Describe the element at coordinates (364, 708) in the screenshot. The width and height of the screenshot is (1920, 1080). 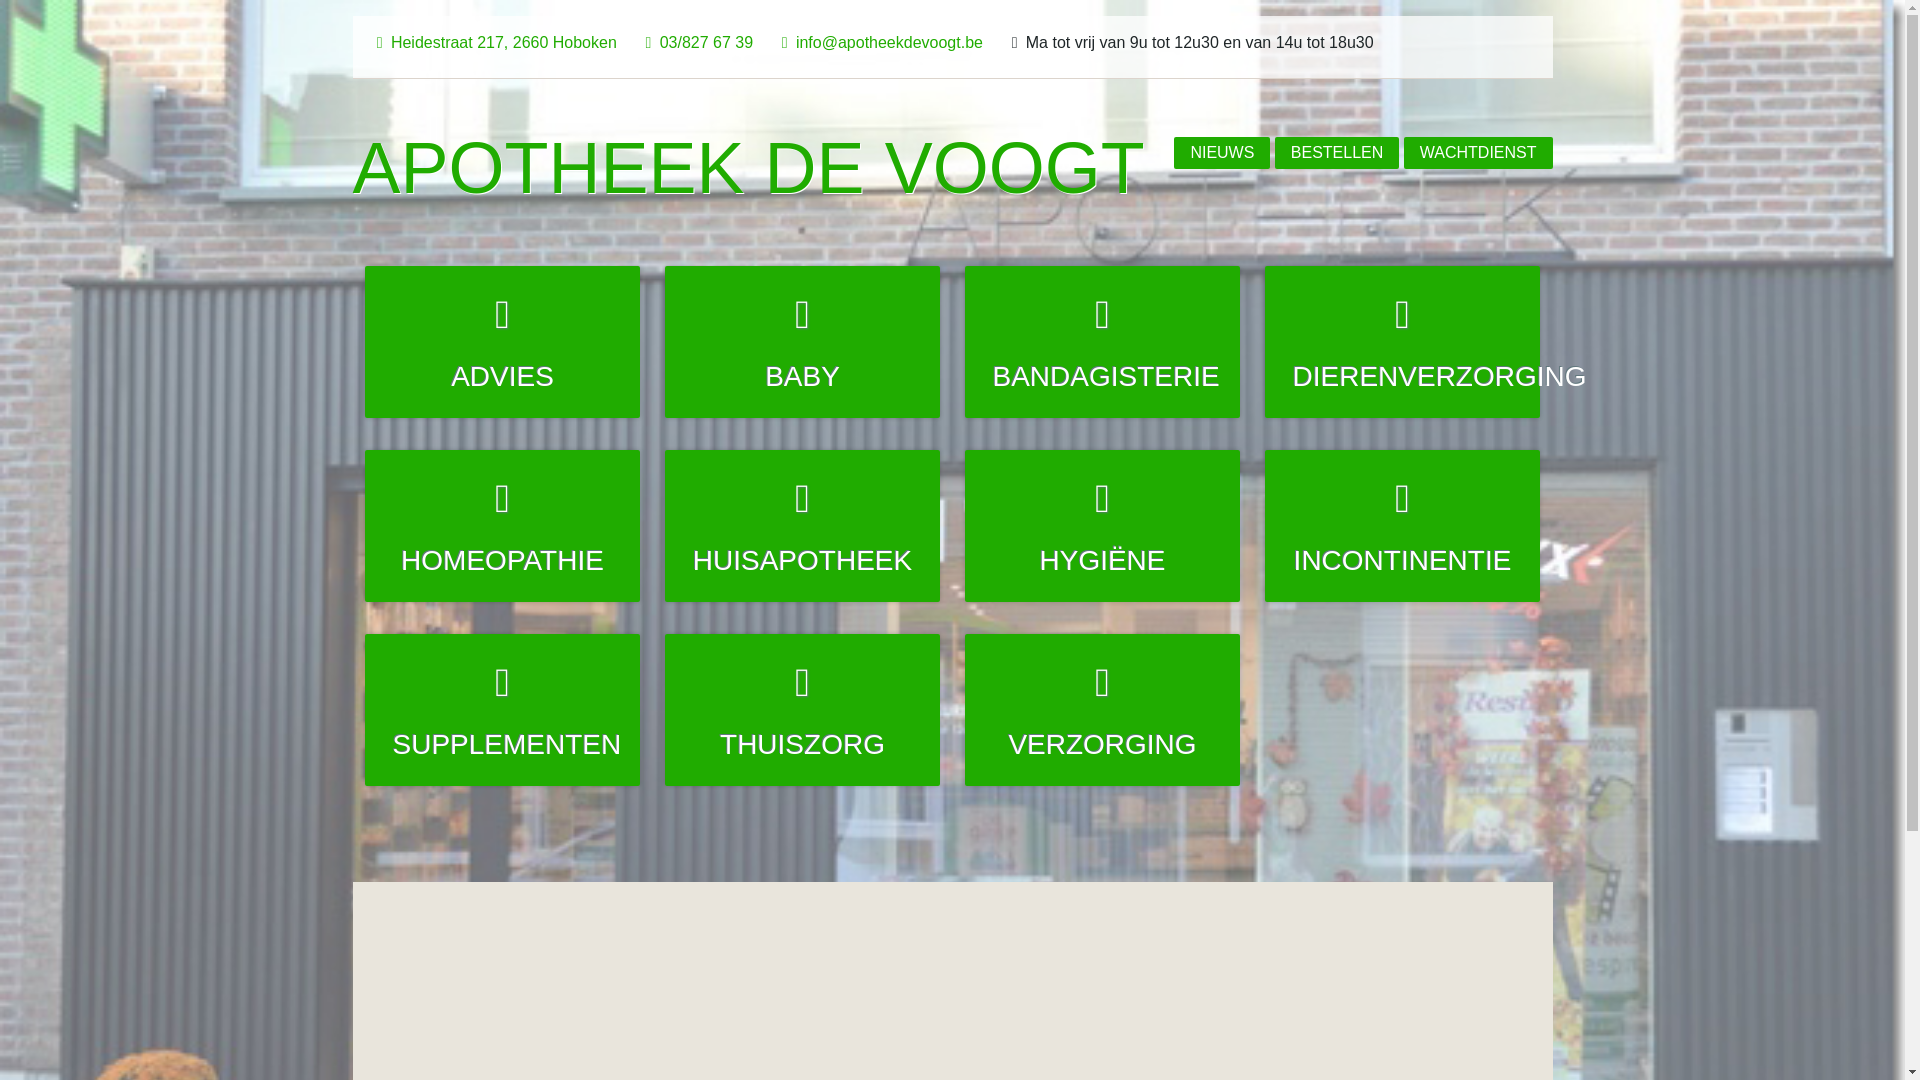
I see `'SUPPLEMENTEN'` at that location.